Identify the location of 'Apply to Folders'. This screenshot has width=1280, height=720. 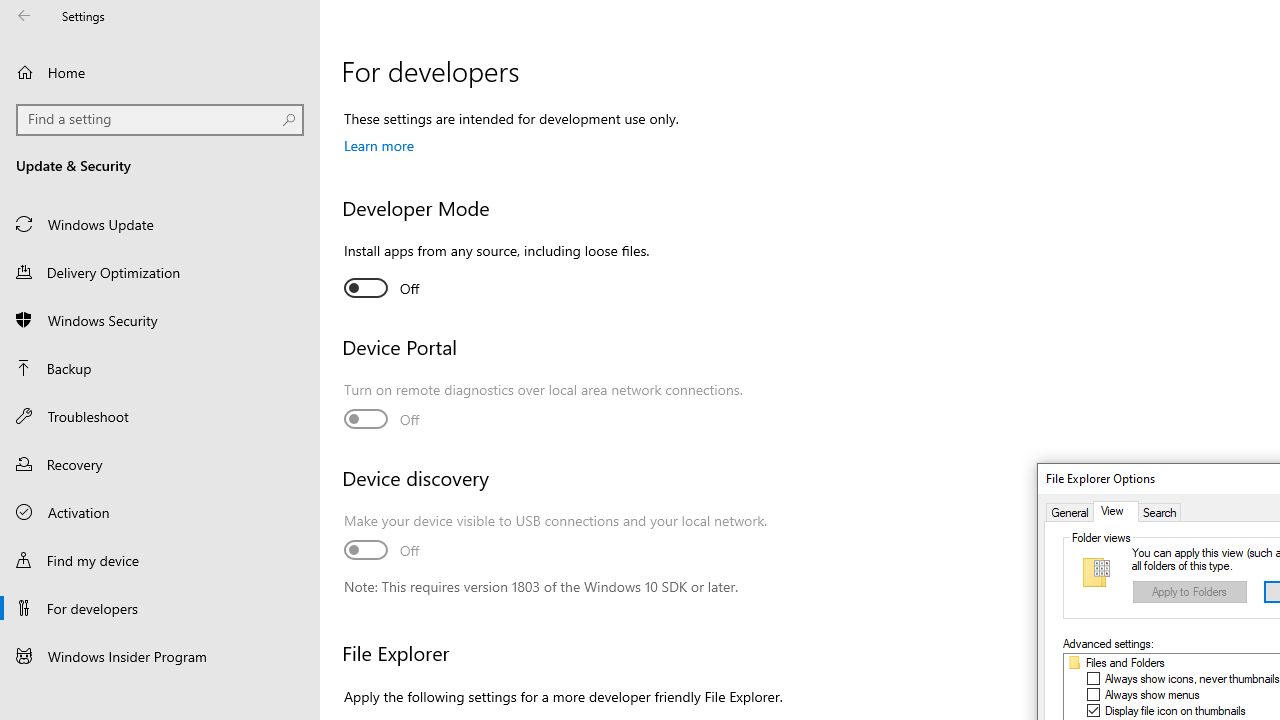
(1189, 591).